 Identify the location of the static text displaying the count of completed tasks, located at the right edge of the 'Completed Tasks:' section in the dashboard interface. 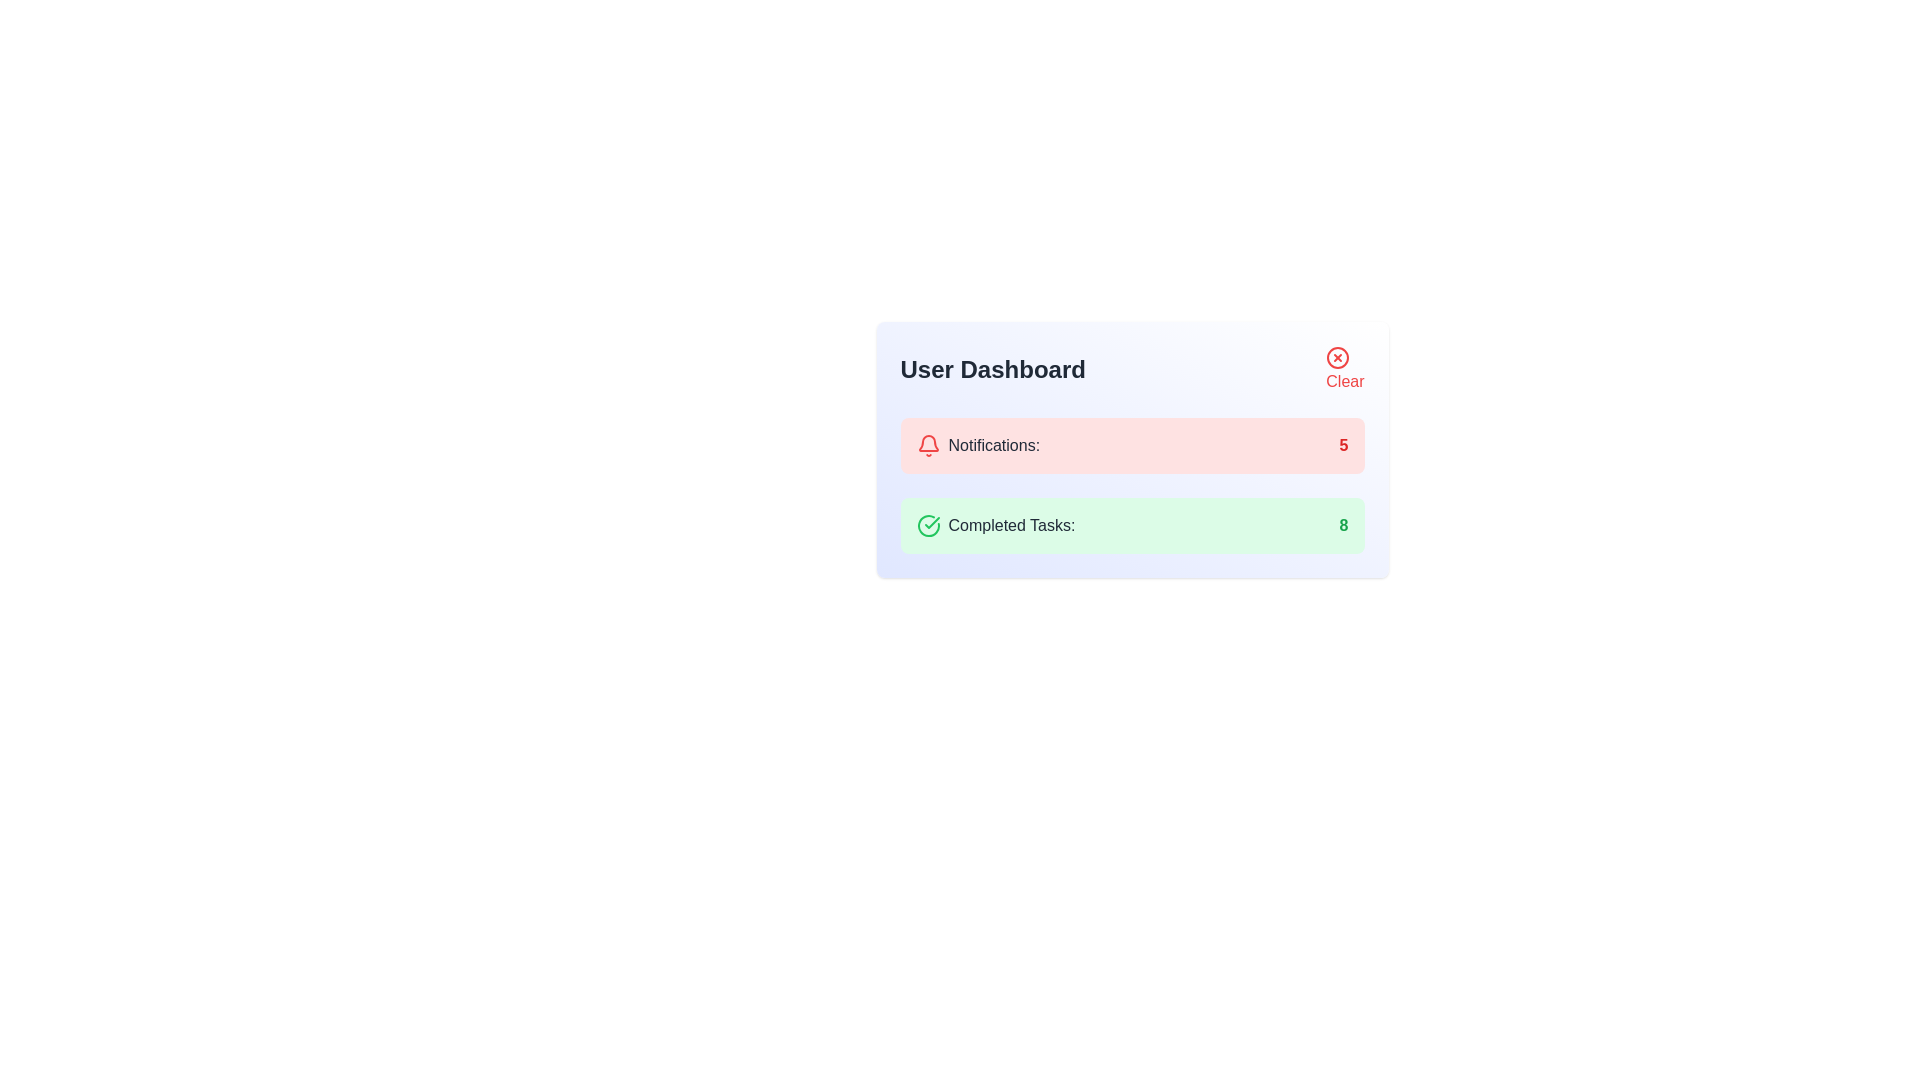
(1344, 524).